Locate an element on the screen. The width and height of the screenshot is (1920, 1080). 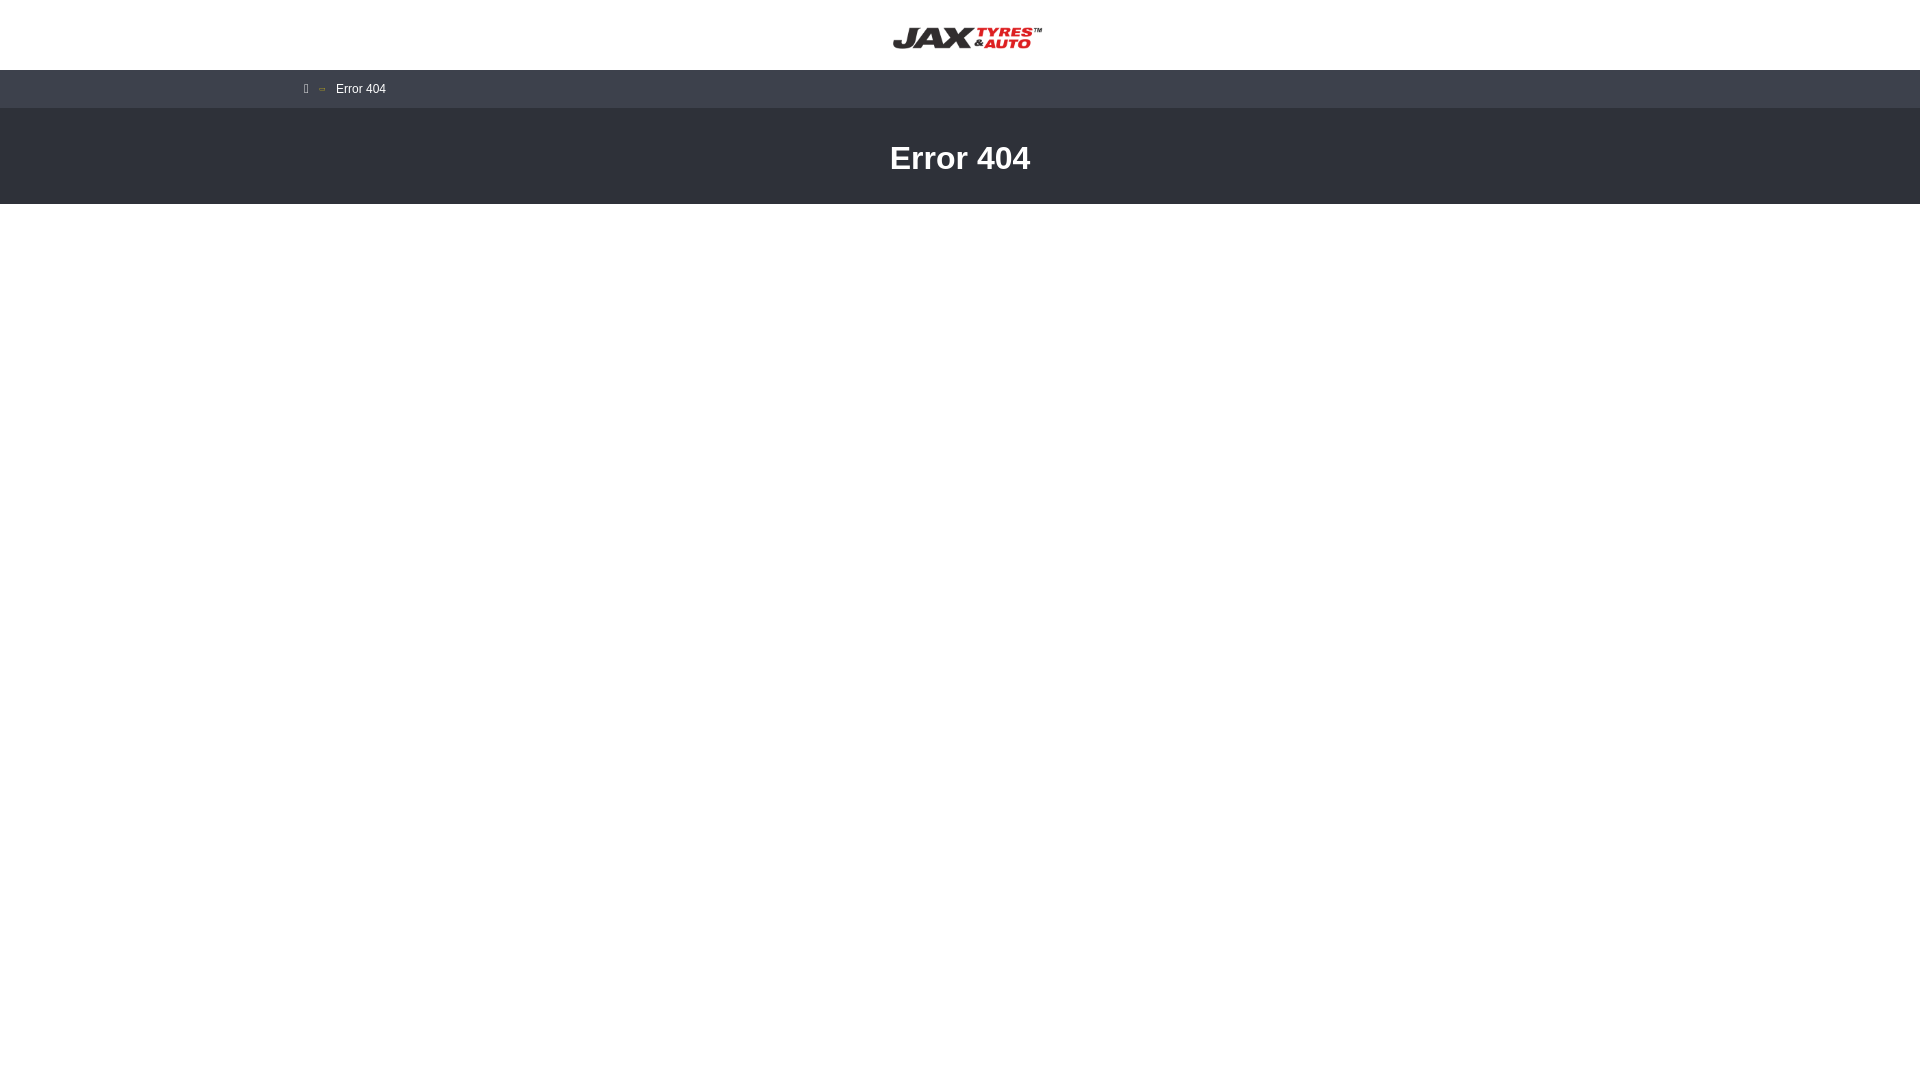
'Home' is located at coordinates (305, 87).